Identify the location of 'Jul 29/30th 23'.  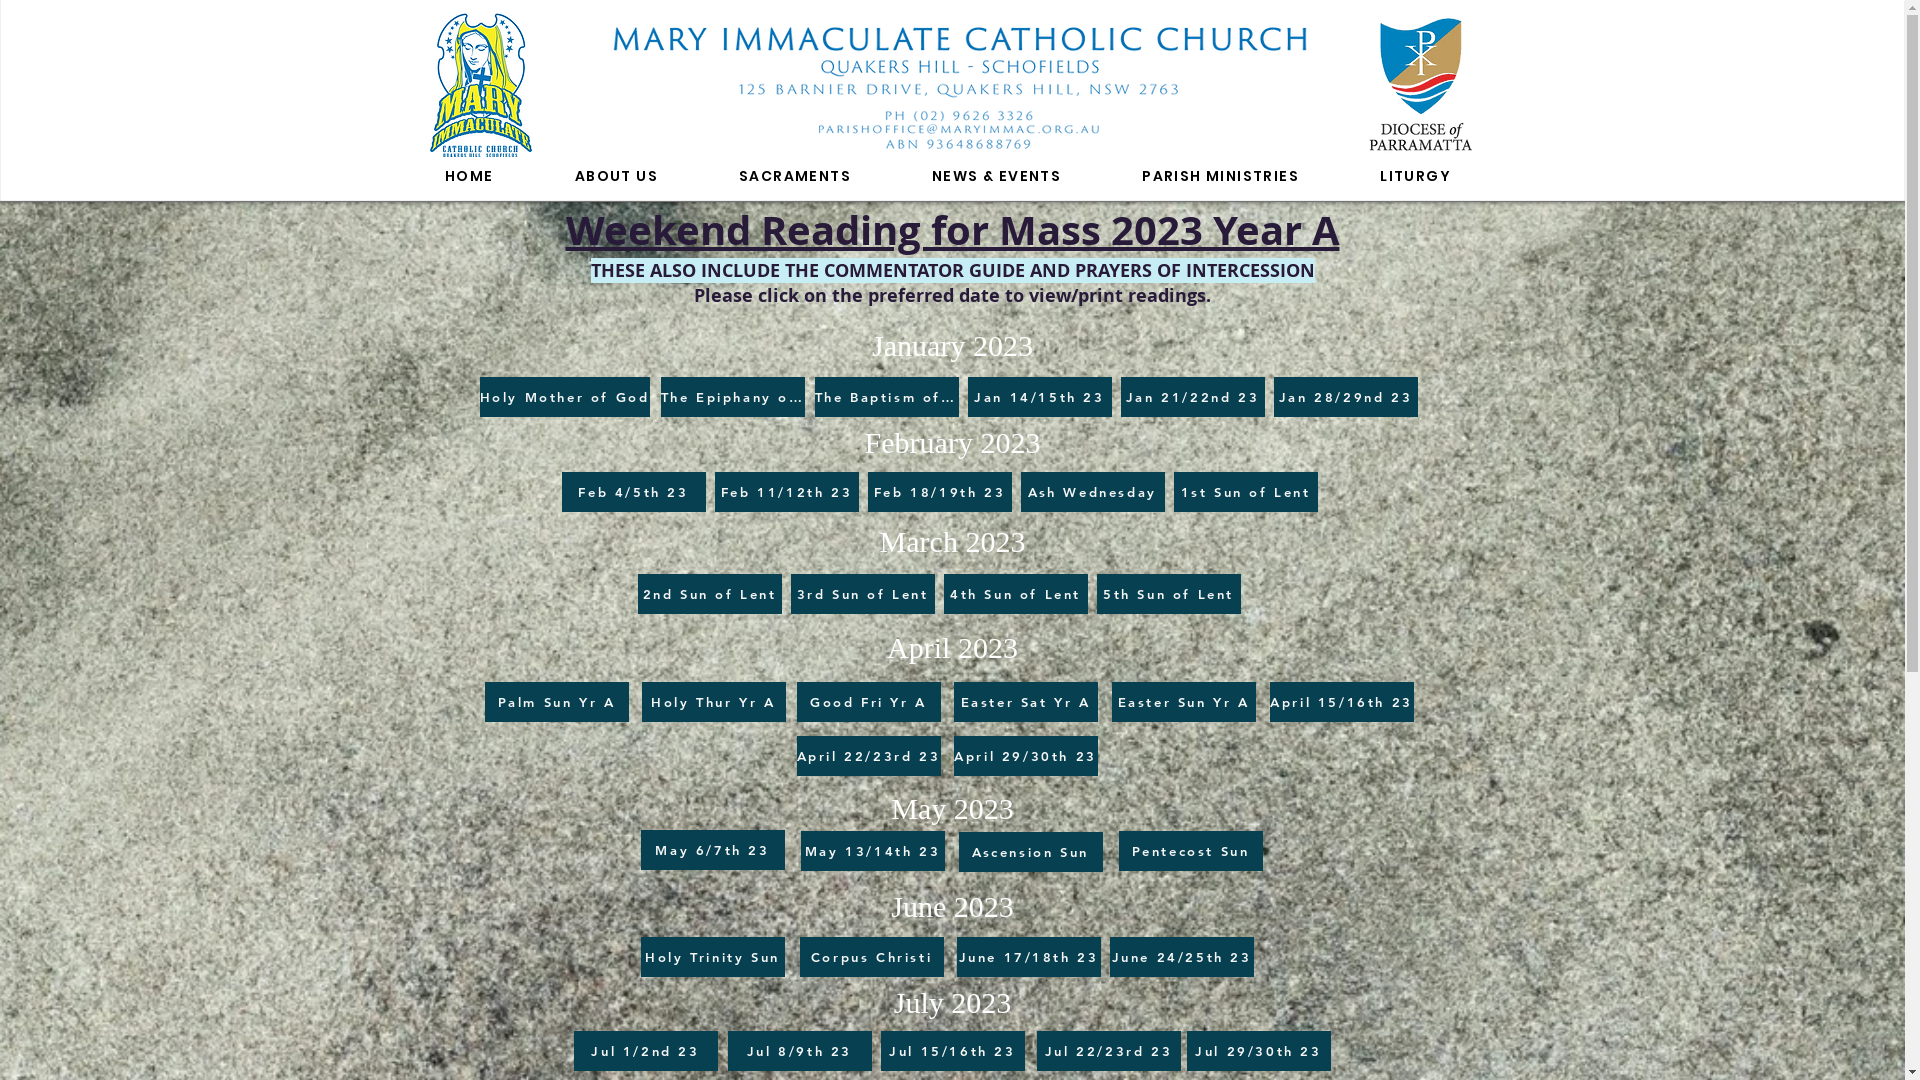
(1256, 1049).